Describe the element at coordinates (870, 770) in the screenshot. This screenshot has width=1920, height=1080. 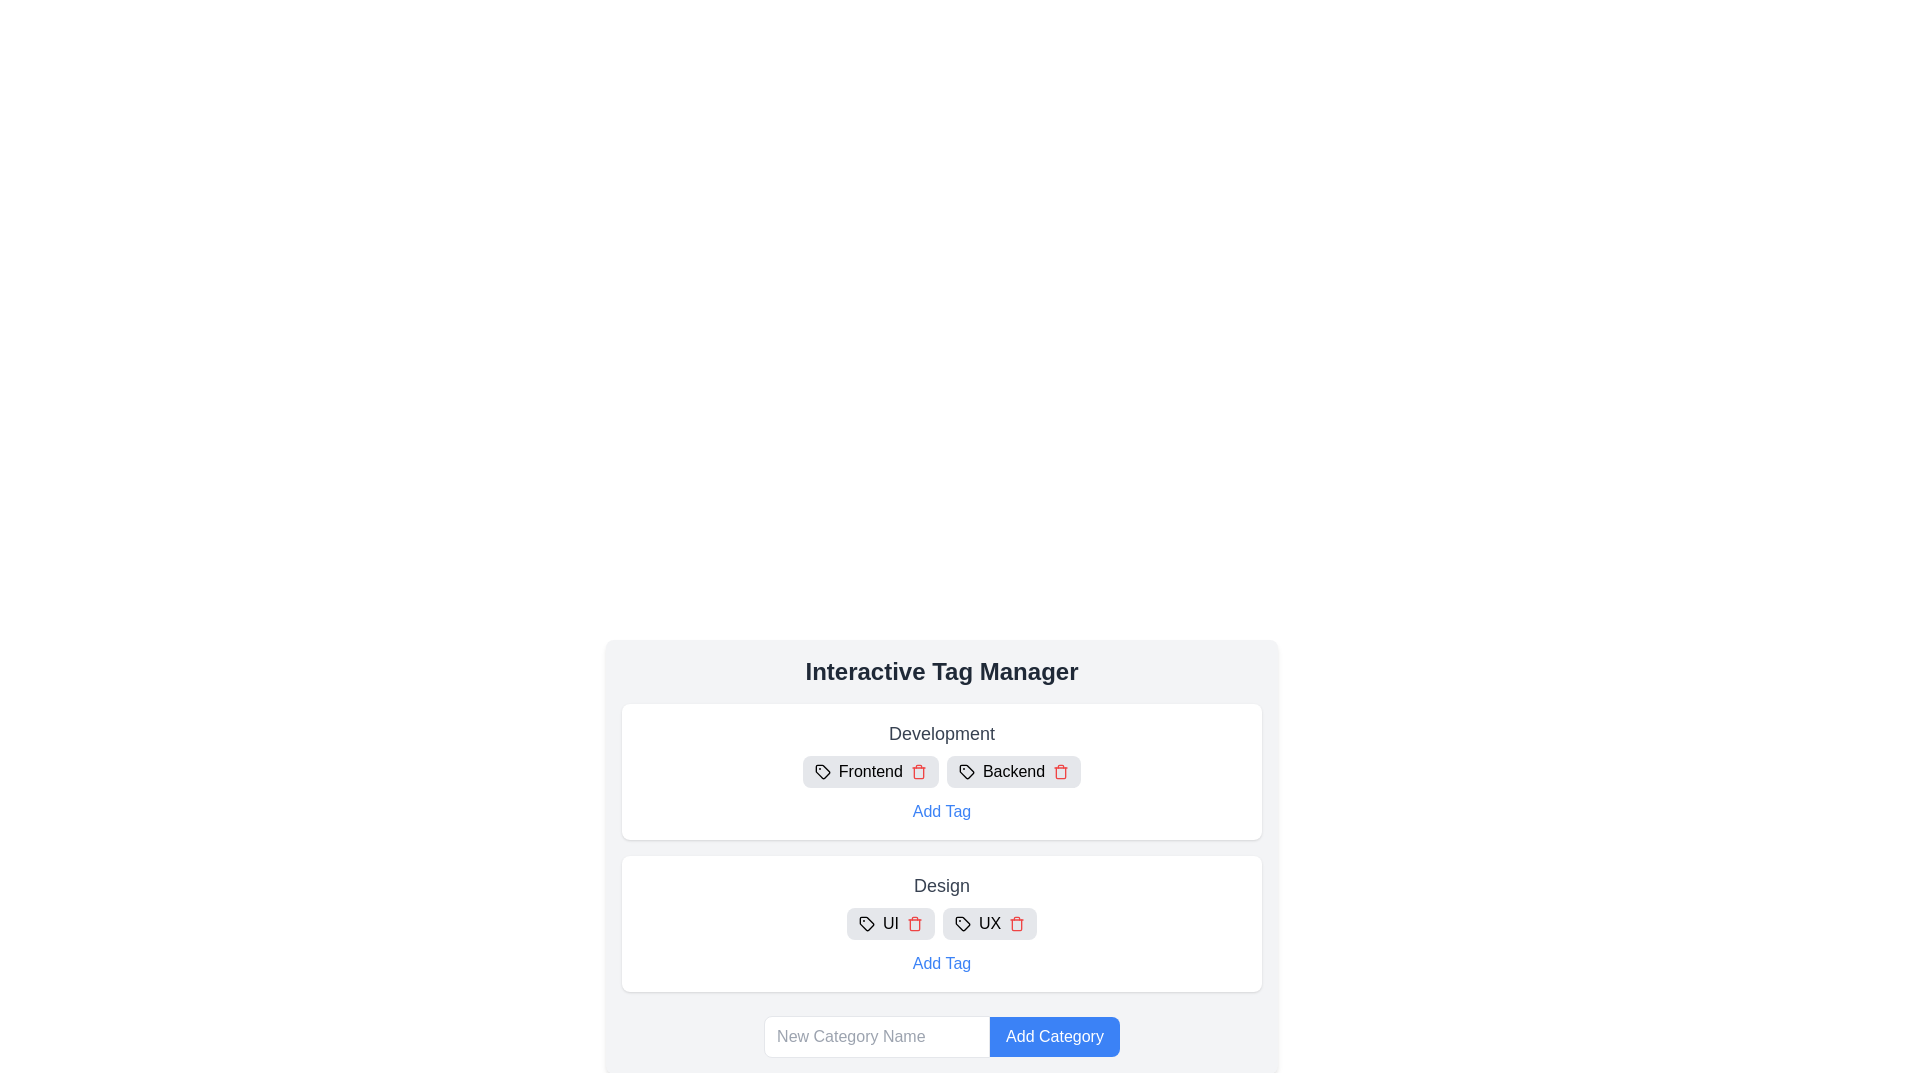
I see `the trash bin icon on the 'Frontend' tag` at that location.